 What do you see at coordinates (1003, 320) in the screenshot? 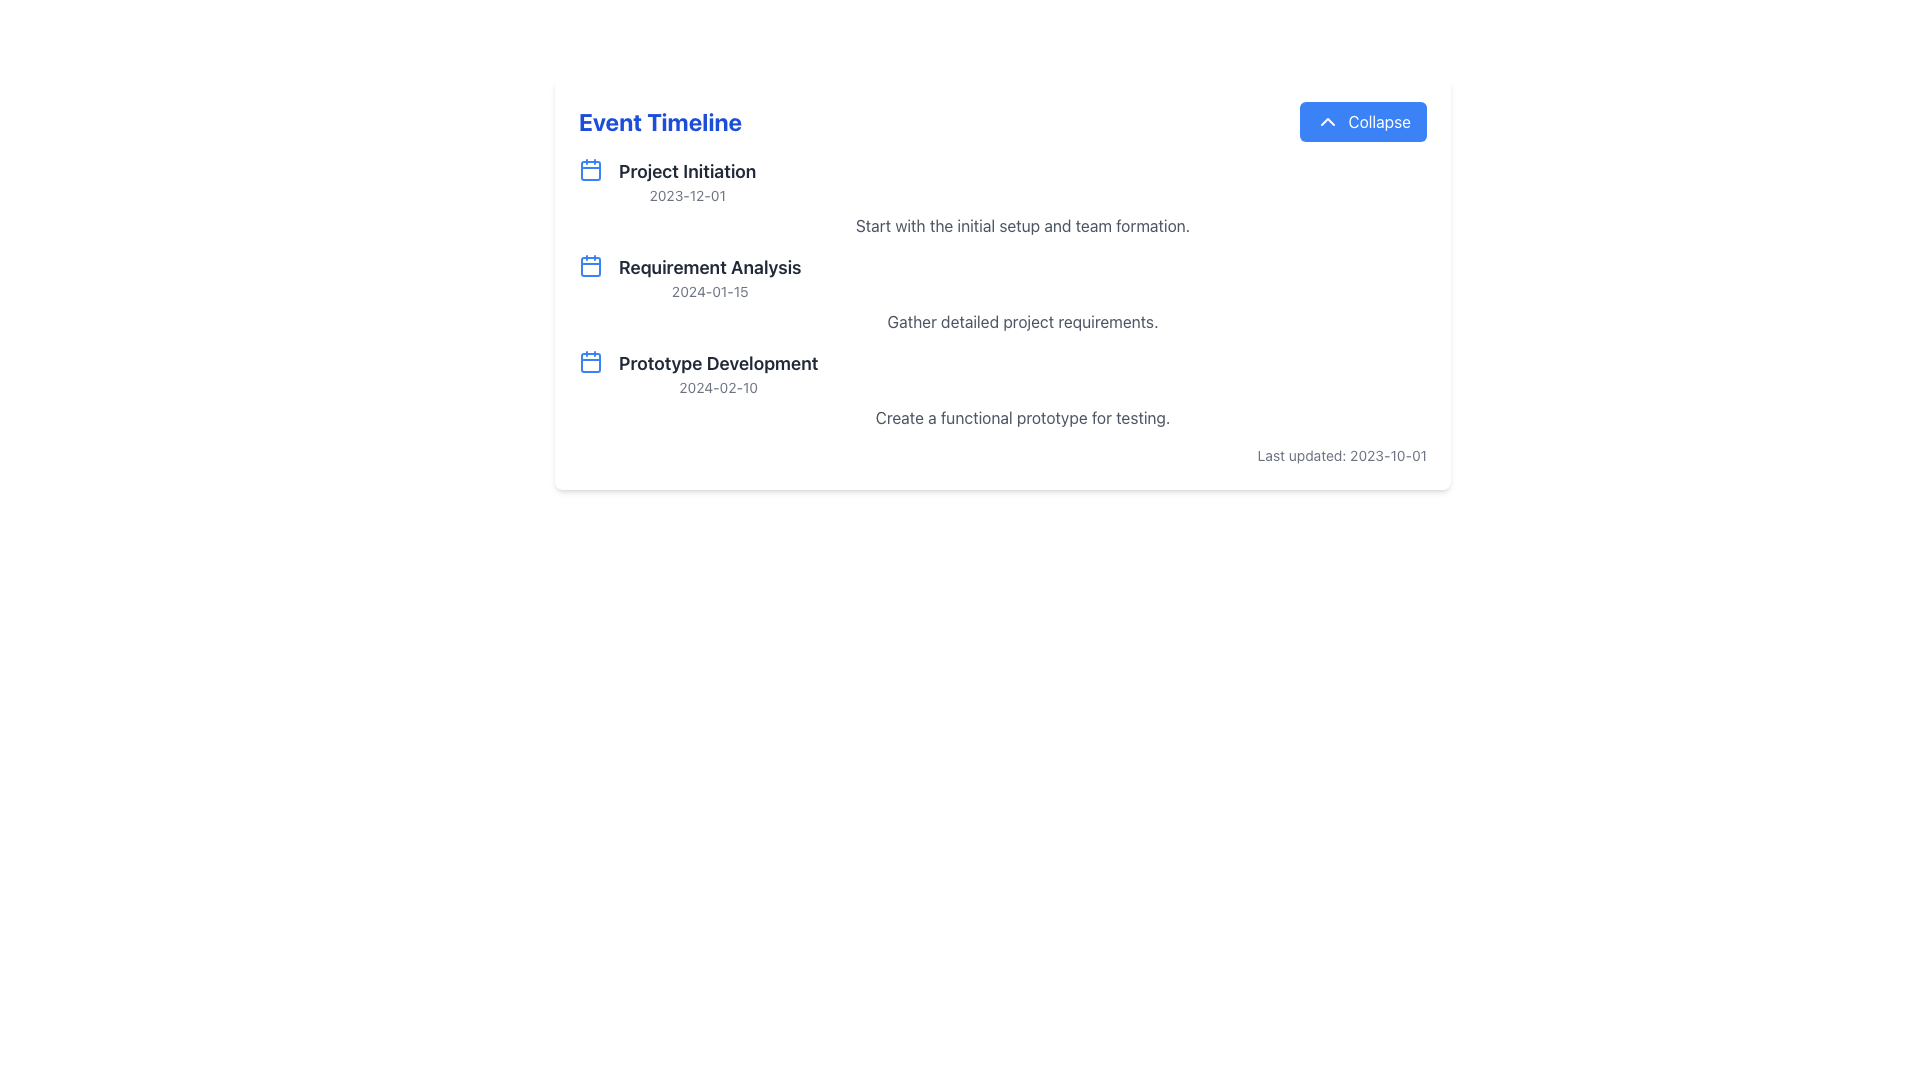
I see `the text label providing additional descriptive information for the 'Requirement Analysis' section, located below the section heading and date '2024-01-15'` at bounding box center [1003, 320].